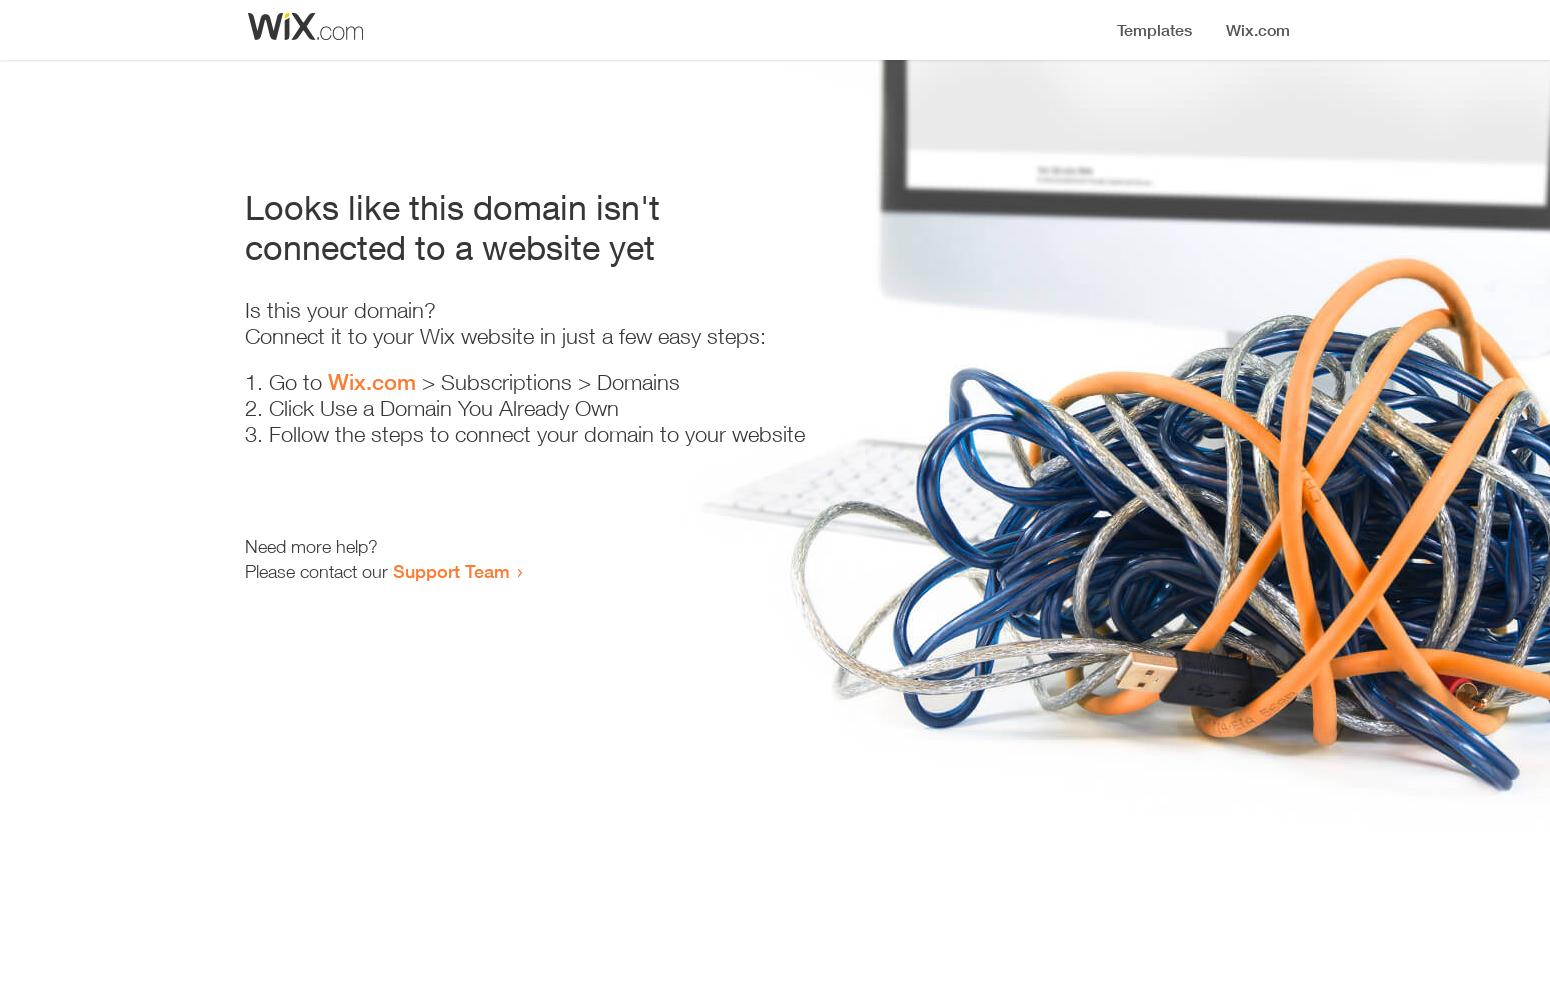 The height and width of the screenshot is (1000, 1550). I want to click on 'Wix.com', so click(326, 382).